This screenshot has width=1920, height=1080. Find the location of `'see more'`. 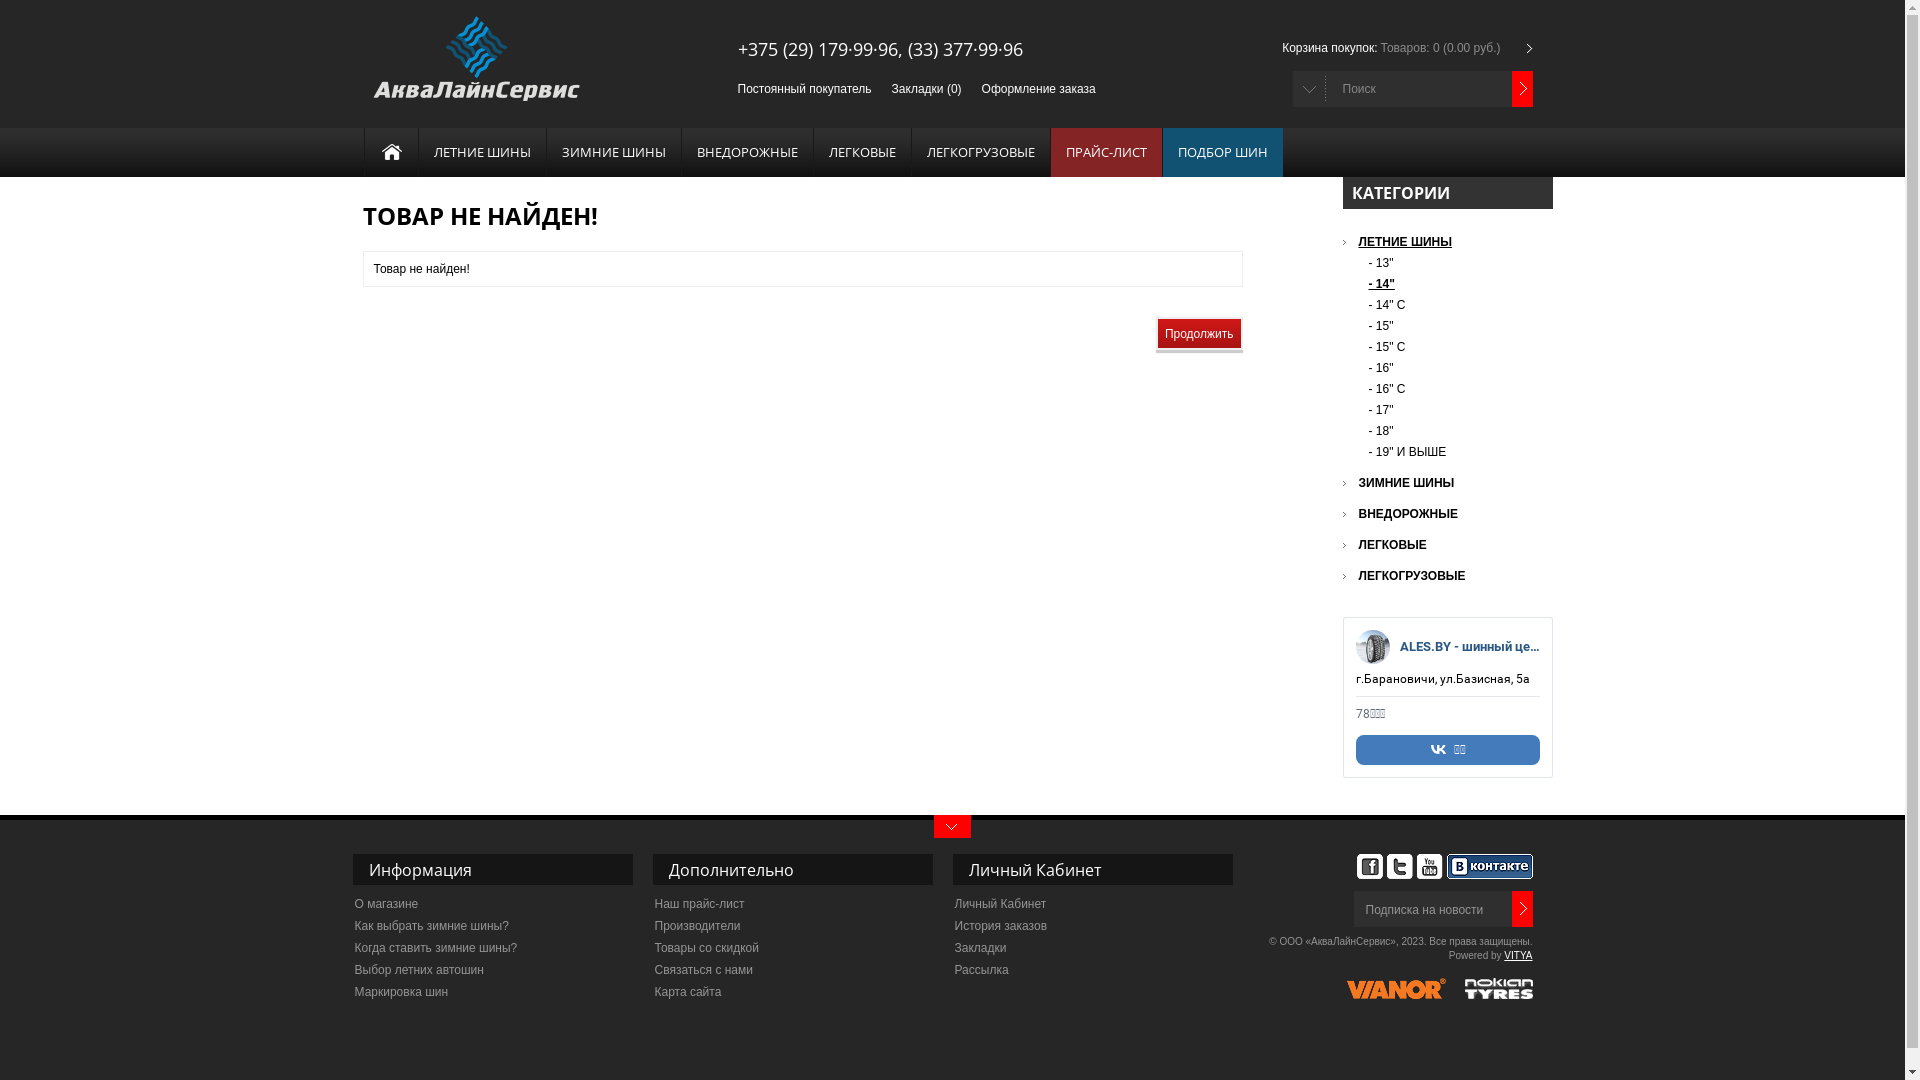

'see more' is located at coordinates (951, 826).